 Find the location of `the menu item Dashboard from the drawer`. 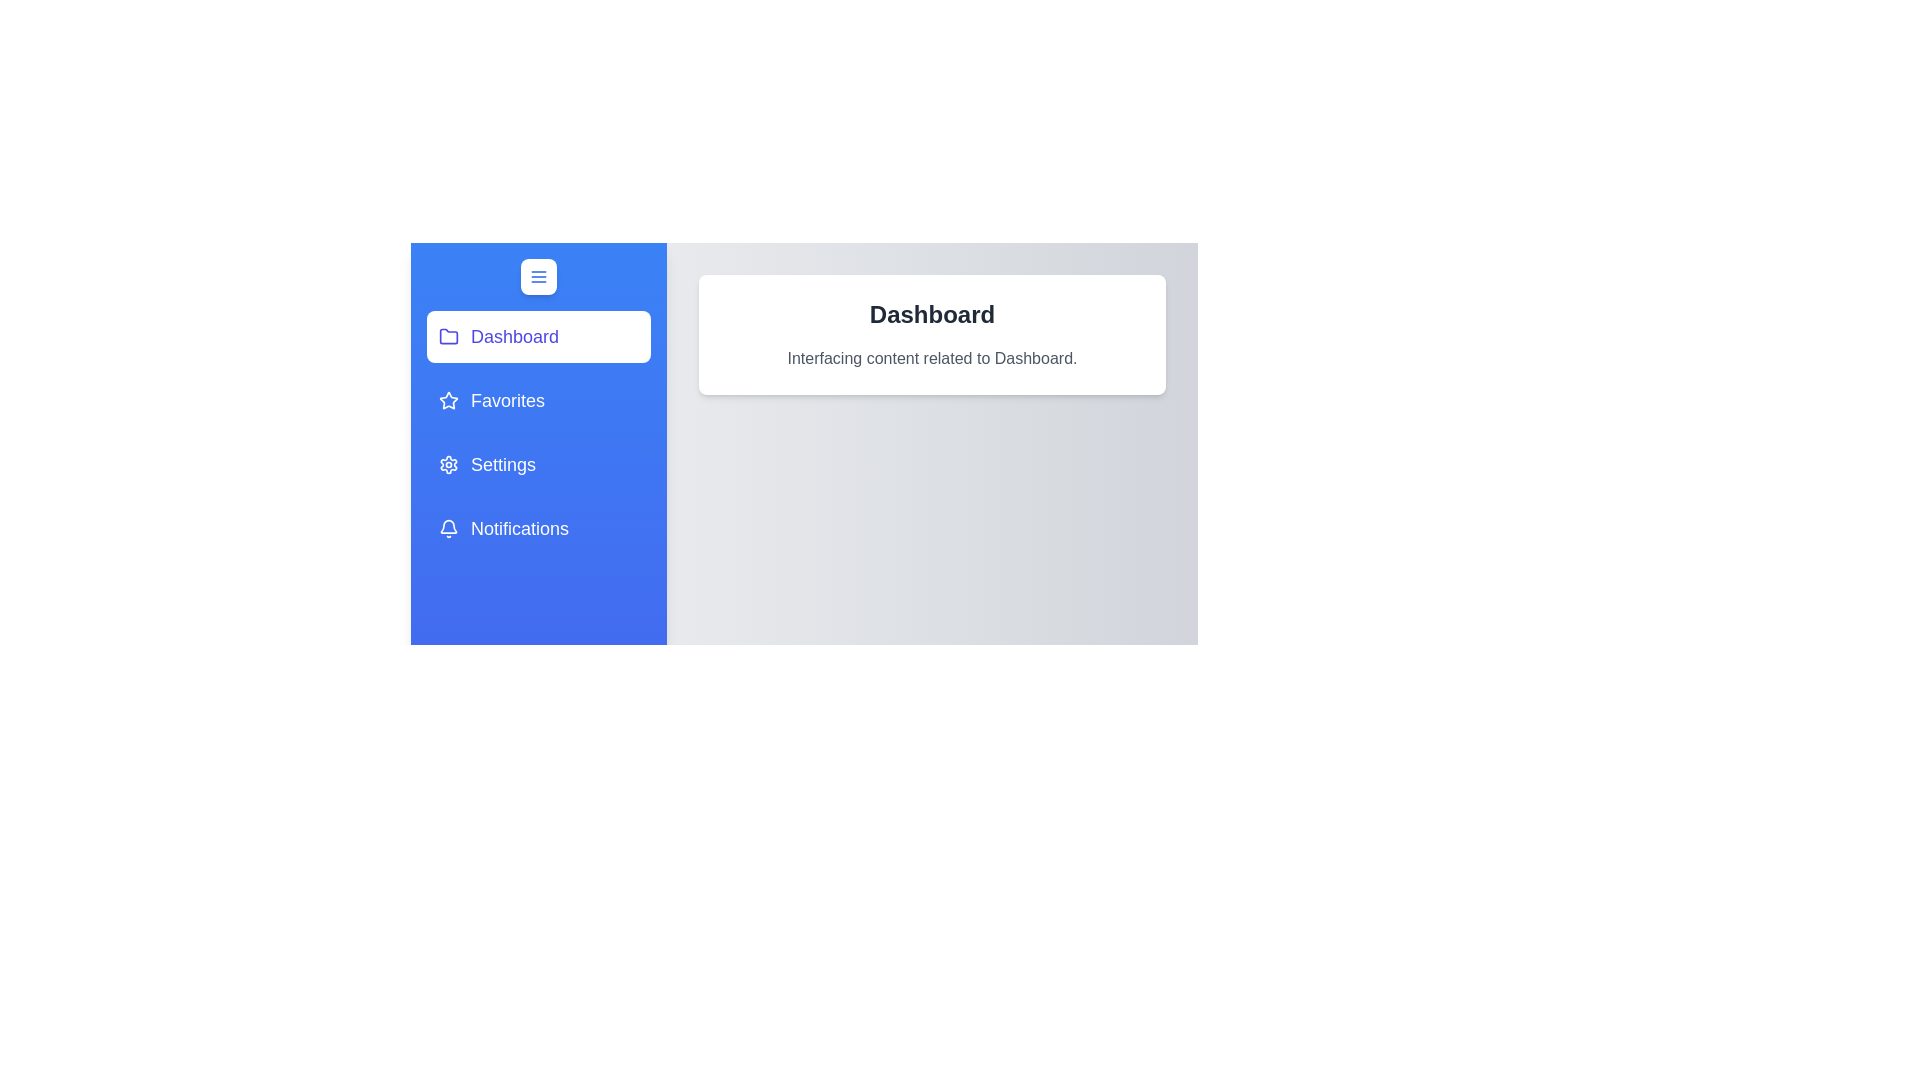

the menu item Dashboard from the drawer is located at coordinates (538, 335).